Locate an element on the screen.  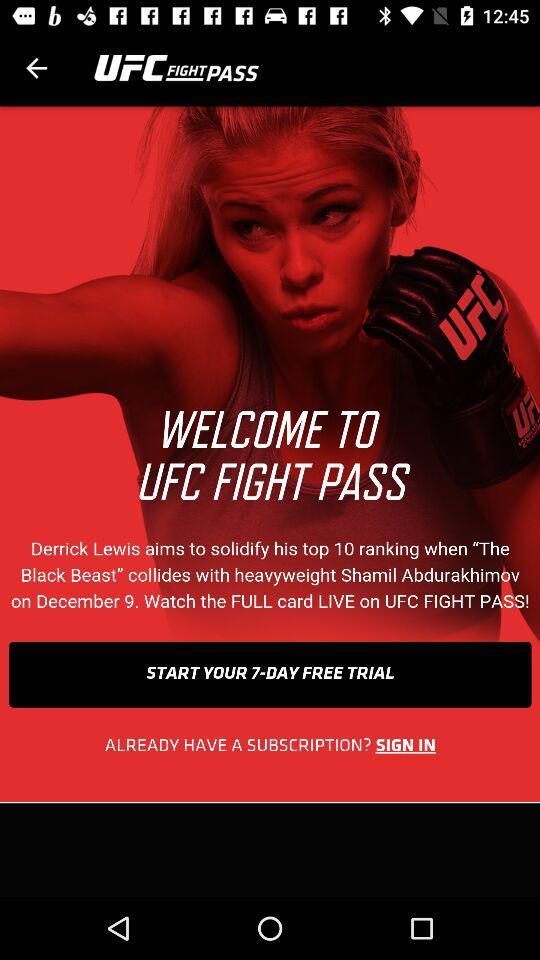
advertisement image is located at coordinates (270, 500).